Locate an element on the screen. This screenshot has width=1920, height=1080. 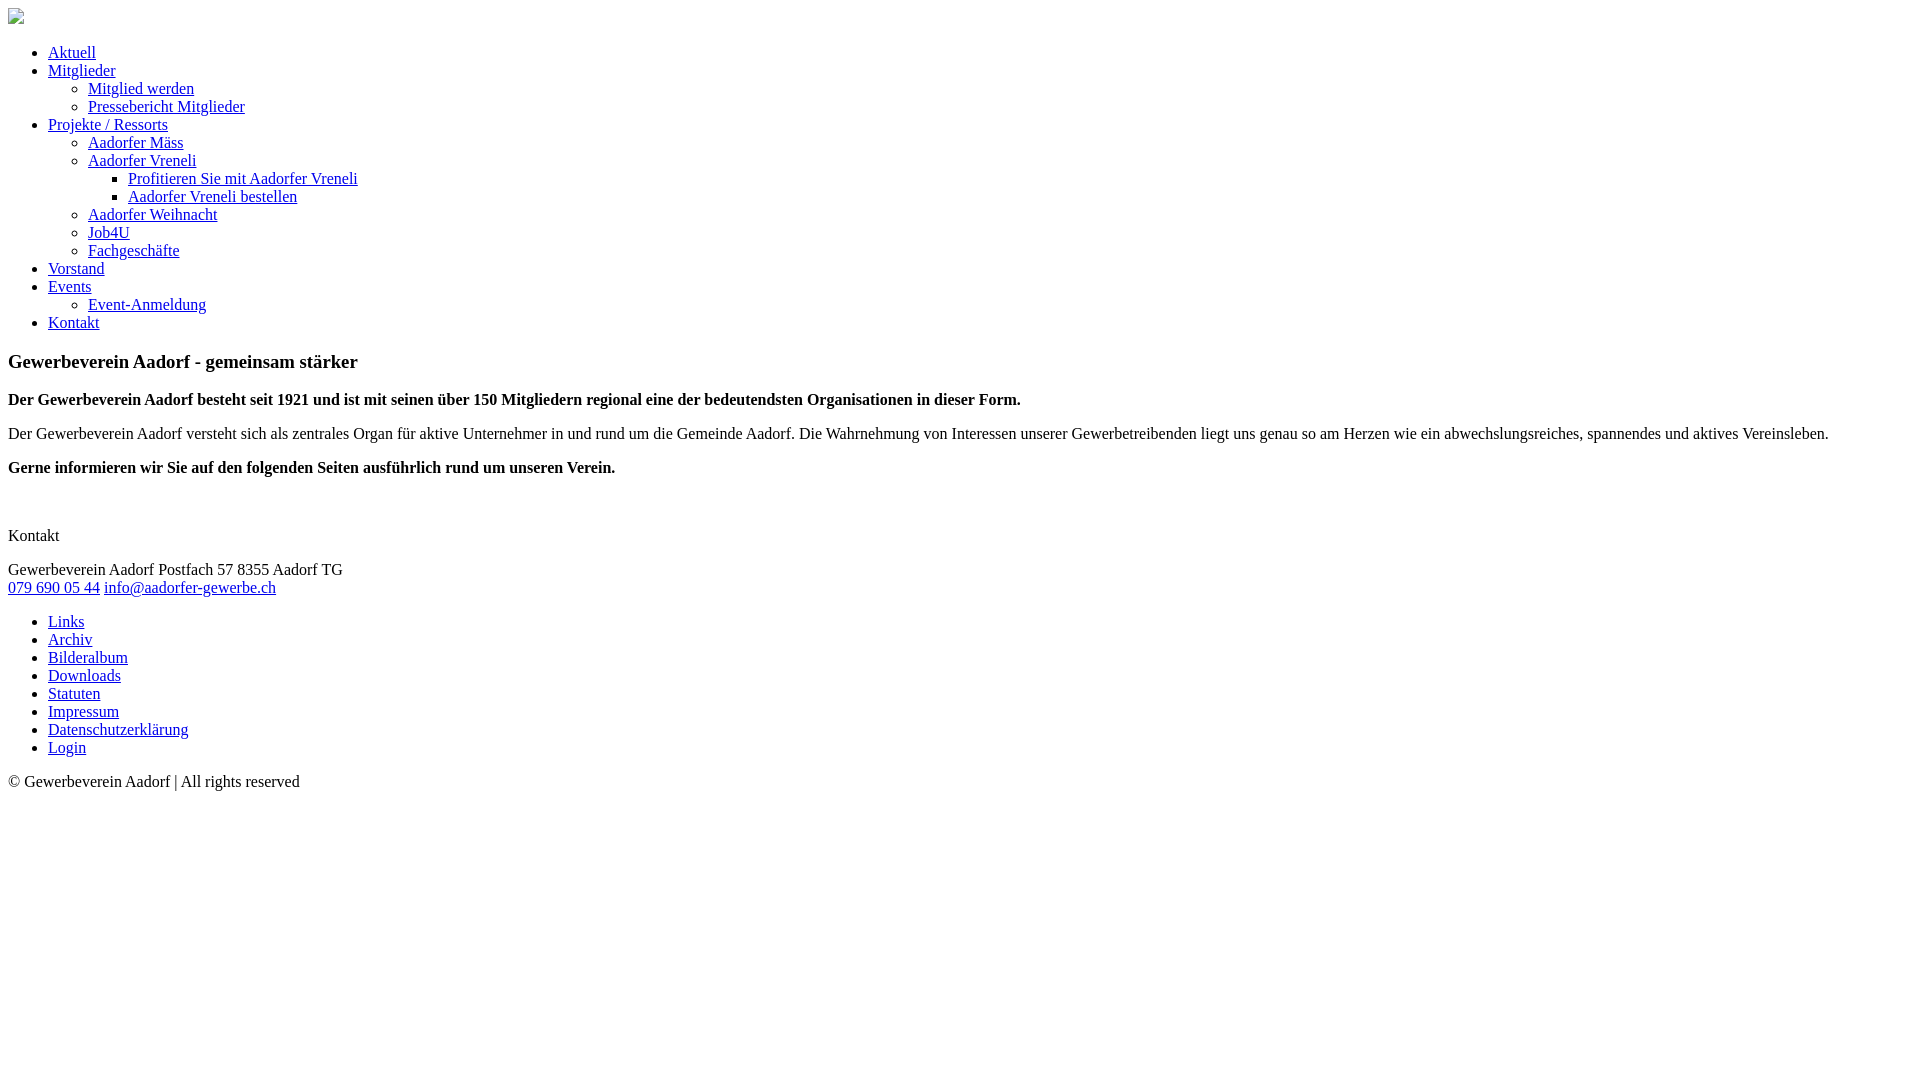
'Aadorfer Vreneli' is located at coordinates (141, 159).